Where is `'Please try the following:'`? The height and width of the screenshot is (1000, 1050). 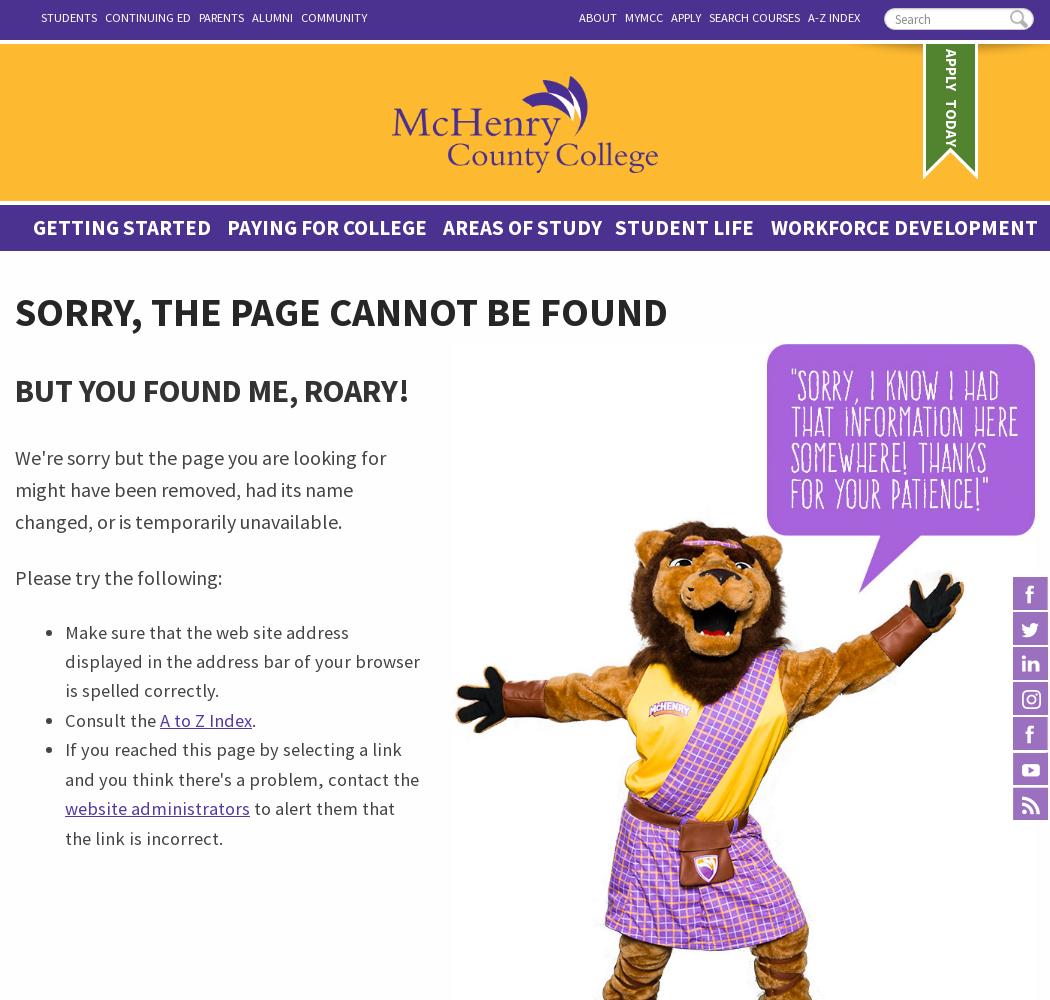
'Please try the following:' is located at coordinates (117, 575).